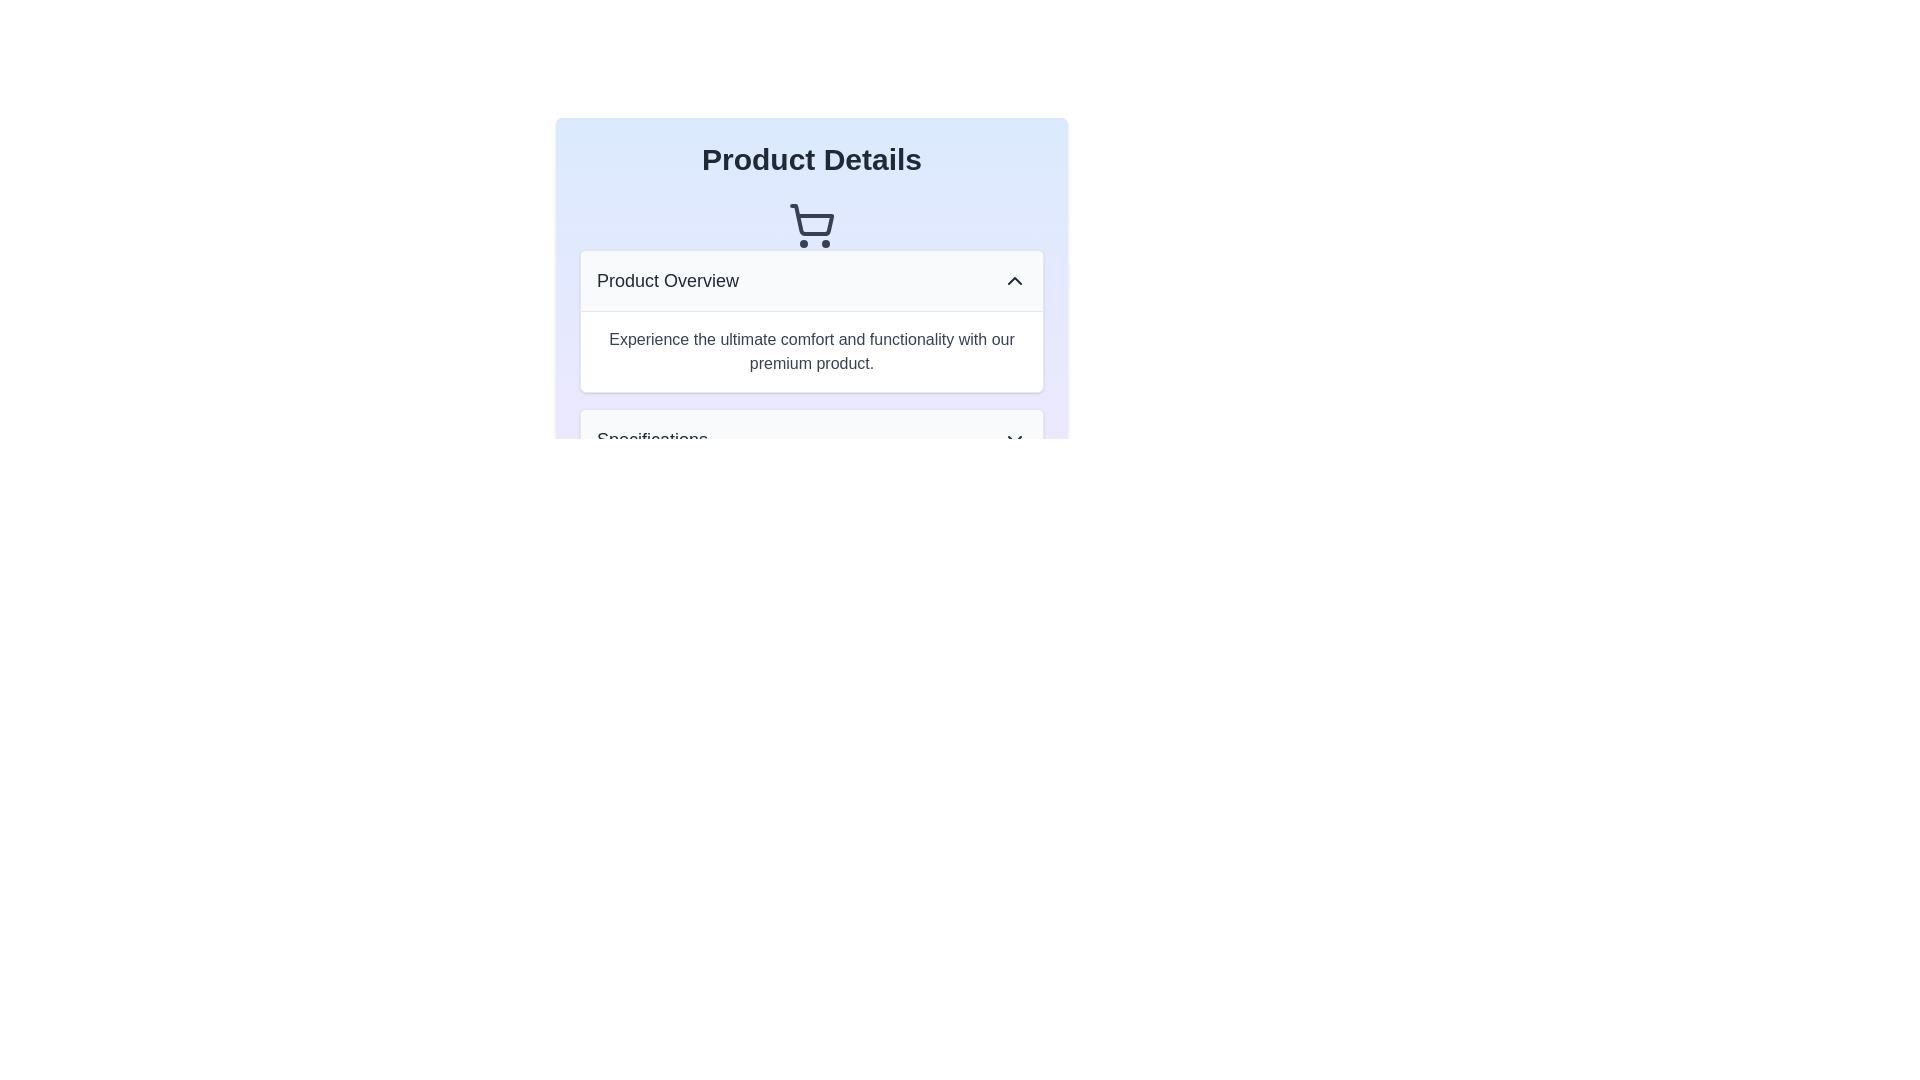 The image size is (1920, 1080). What do you see at coordinates (812, 220) in the screenshot?
I see `the shopping cart icon's basket component located in the 'Product Details' interface, which is styled with a minimalist design and is centered beneath the section header` at bounding box center [812, 220].